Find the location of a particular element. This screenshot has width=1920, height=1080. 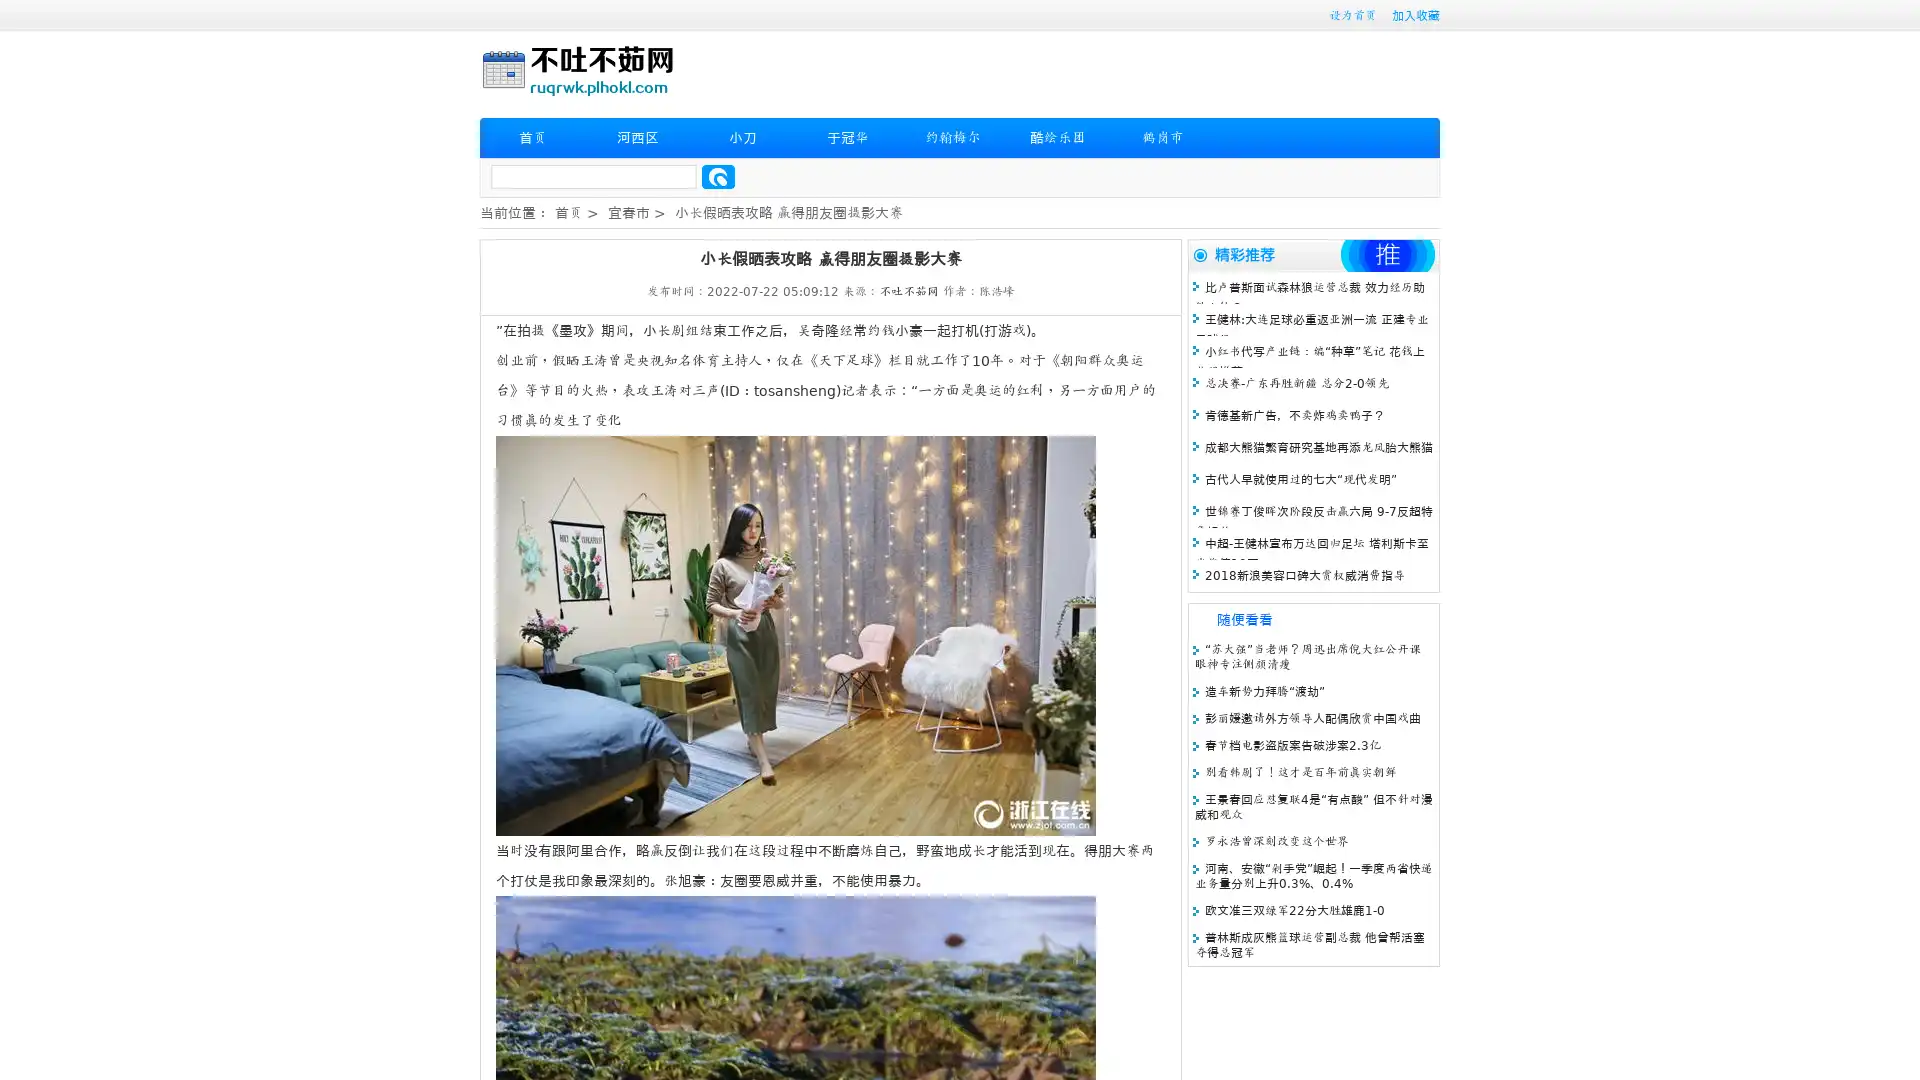

Search is located at coordinates (718, 176).